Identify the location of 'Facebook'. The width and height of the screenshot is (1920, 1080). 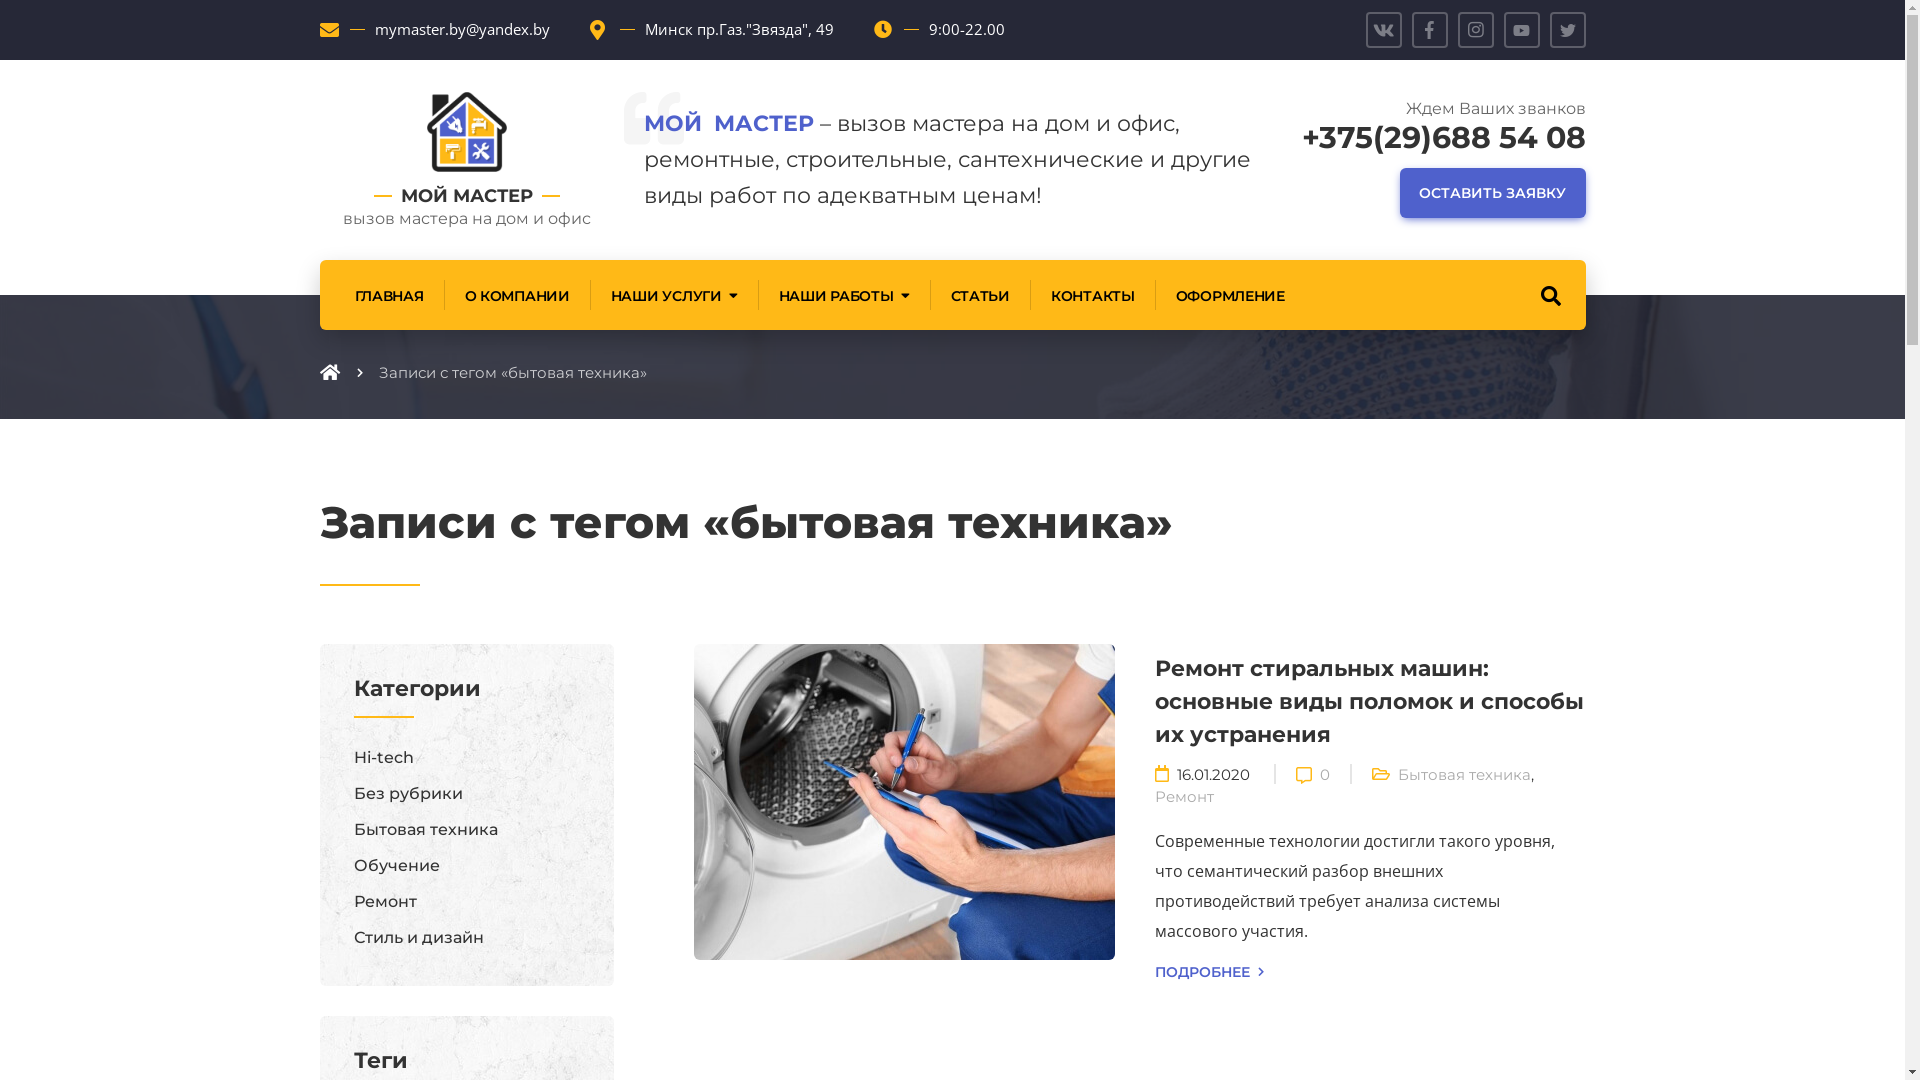
(1429, 30).